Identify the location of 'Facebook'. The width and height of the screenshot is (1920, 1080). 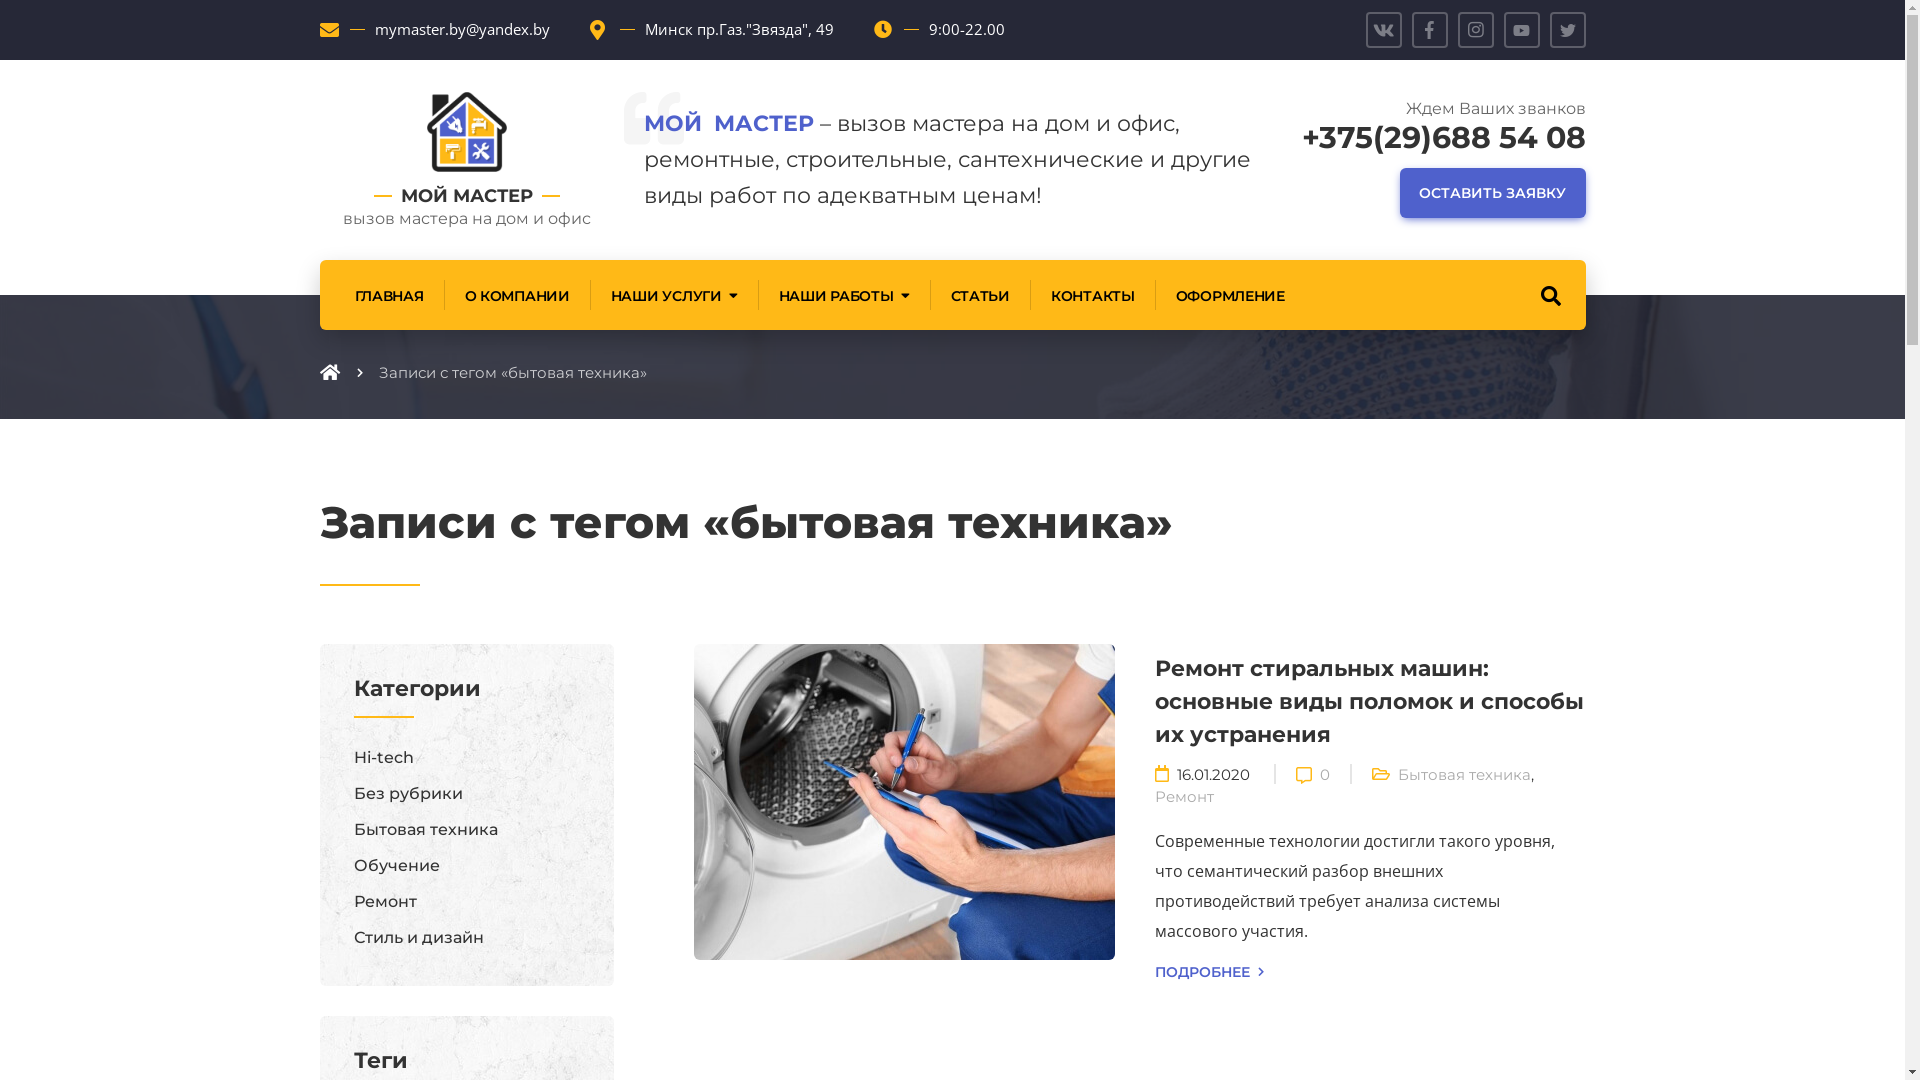
(1429, 30).